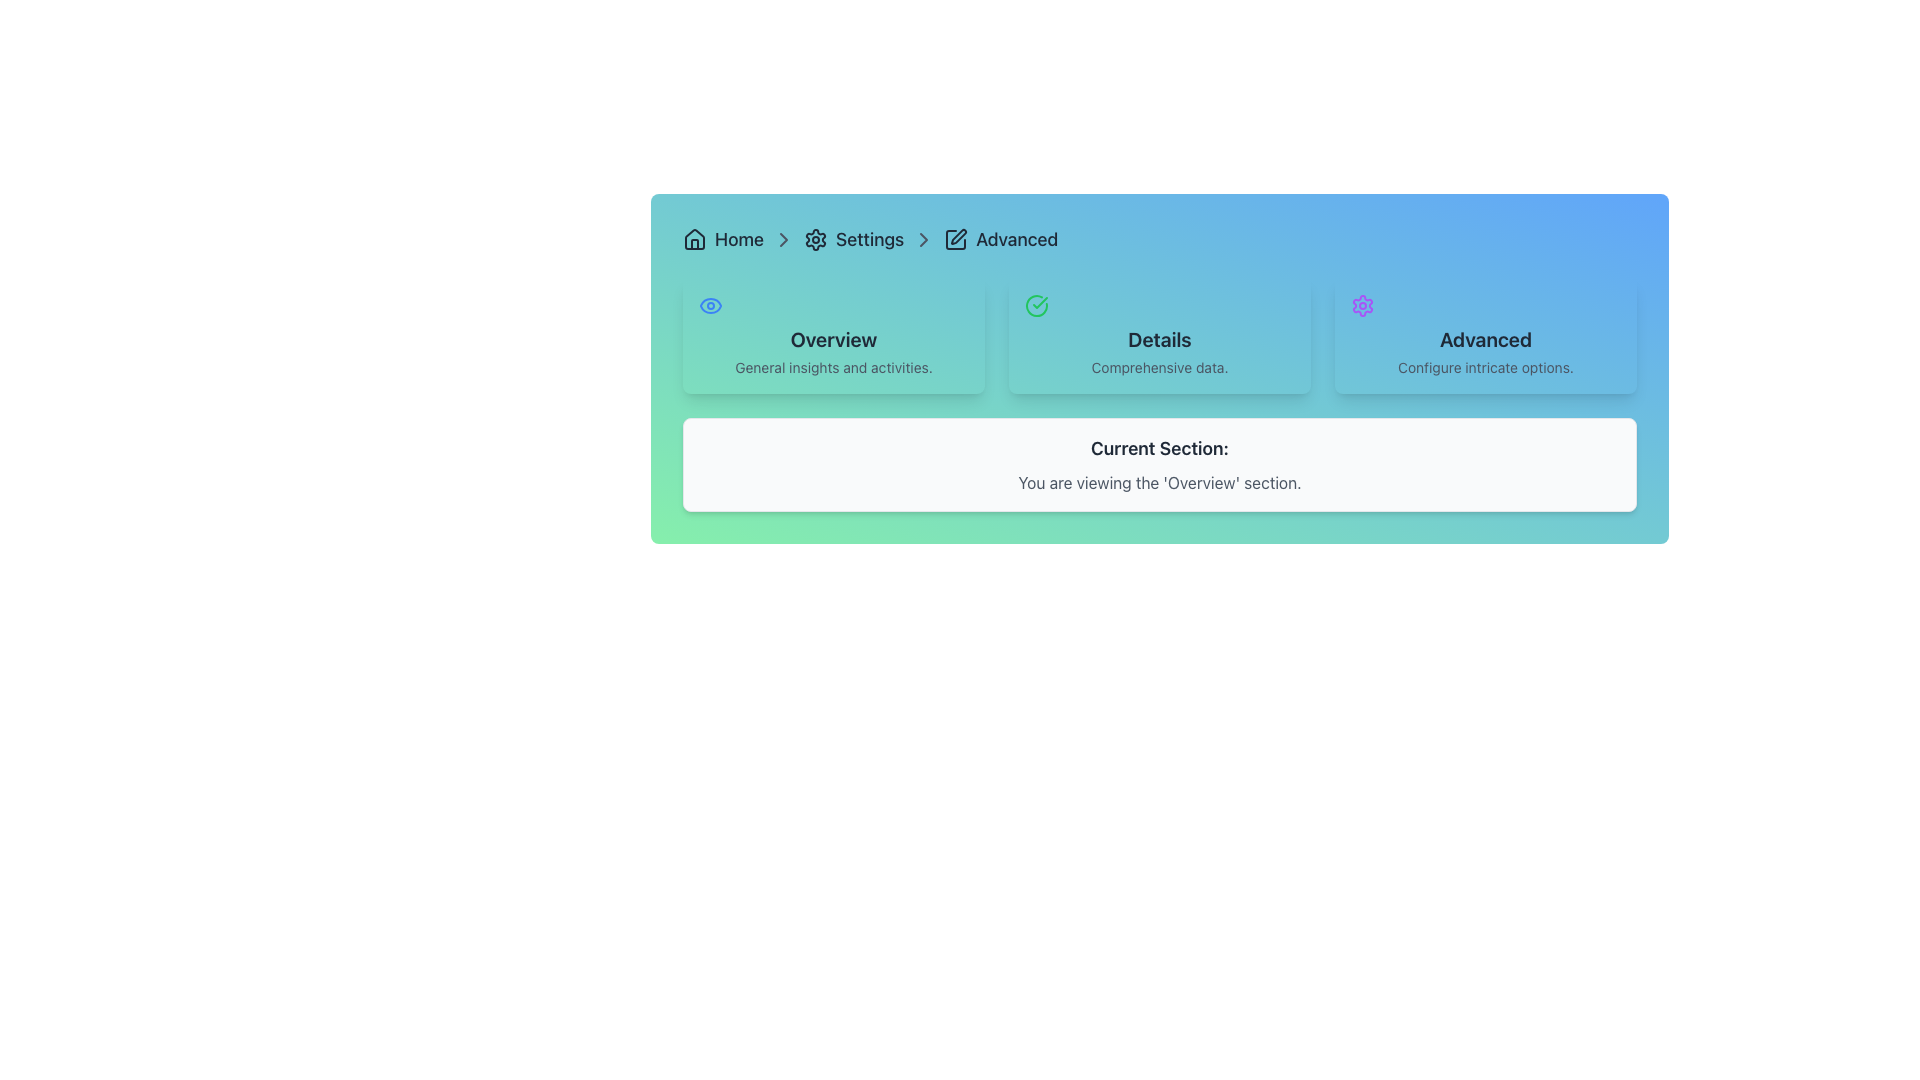 Image resolution: width=1920 pixels, height=1080 pixels. What do you see at coordinates (816, 238) in the screenshot?
I see `the gear-like icon representing settings in the top navigation bar, located between the 'Home' and 'Advanced' breadcrumb links` at bounding box center [816, 238].